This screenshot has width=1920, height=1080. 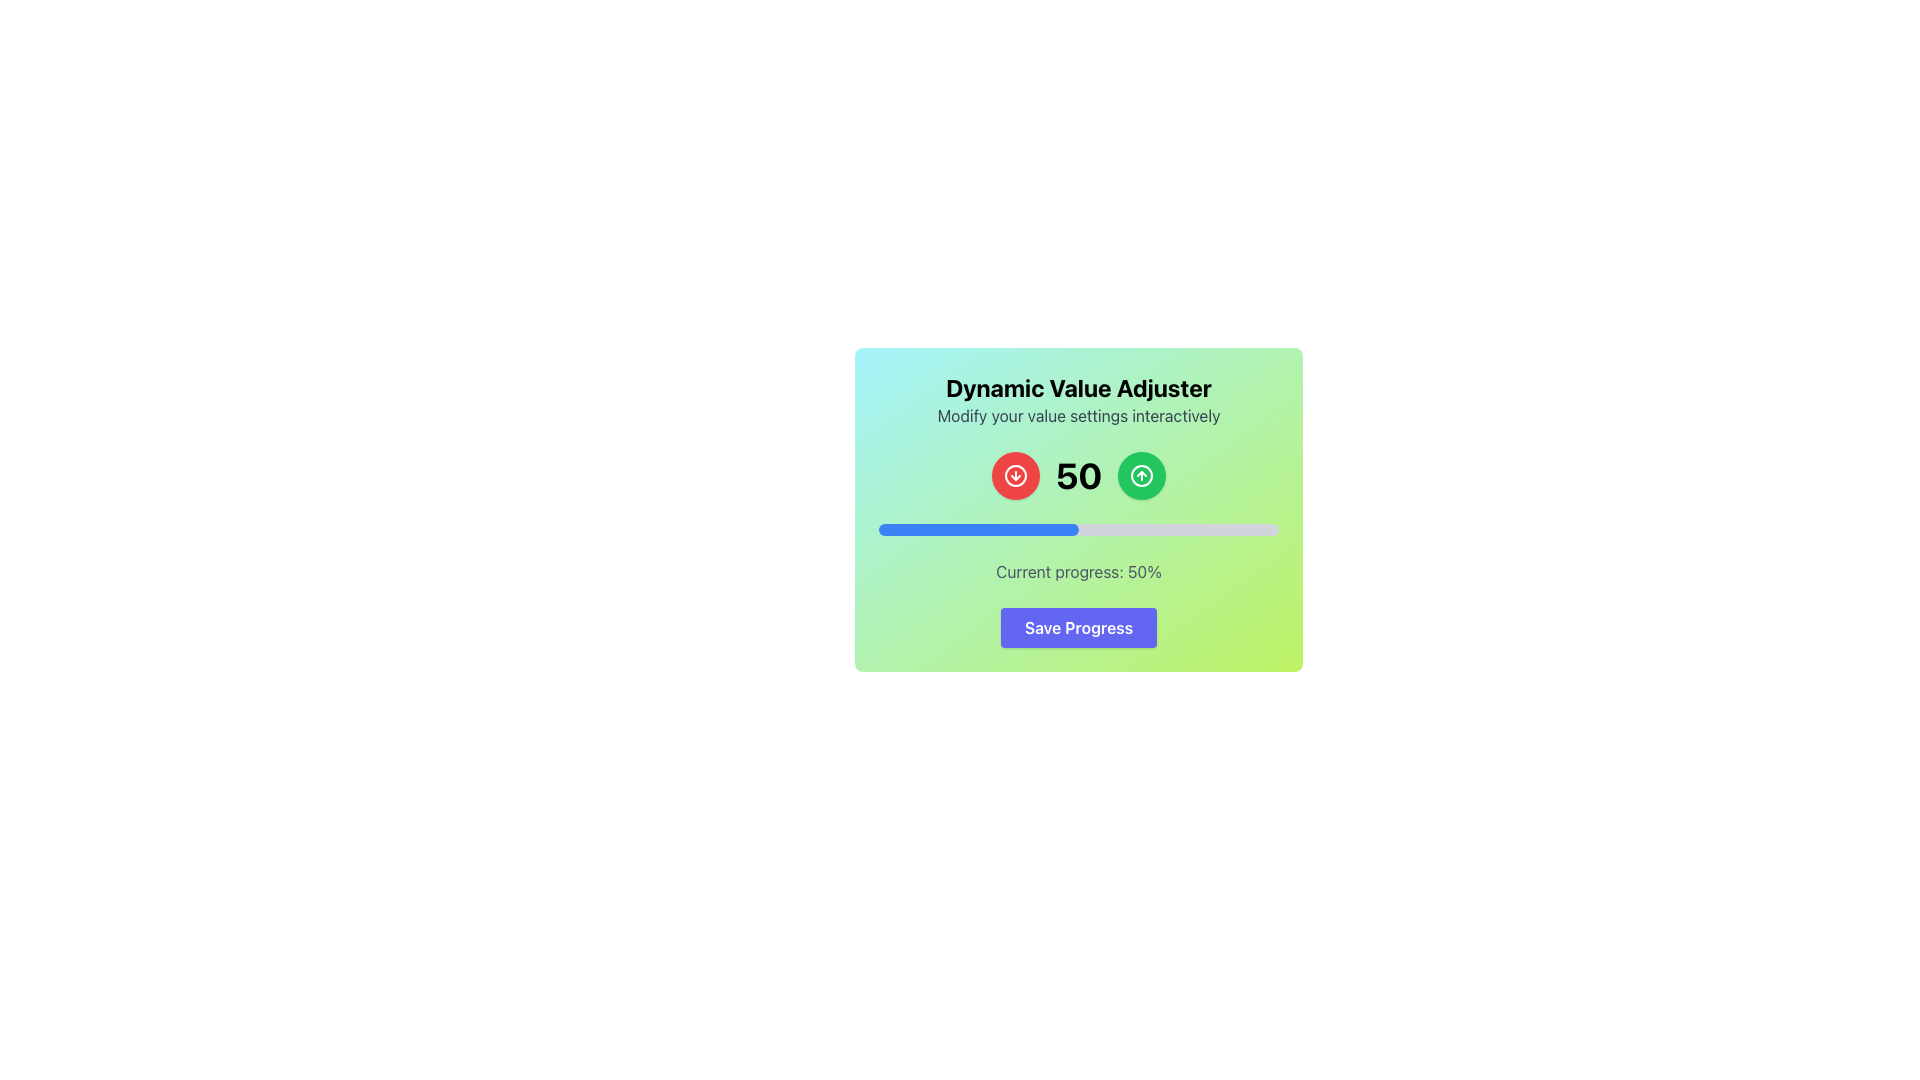 I want to click on the decrement icon located within the circular red button to the left of the central numerical display '50' to decrement the value, so click(x=1015, y=475).